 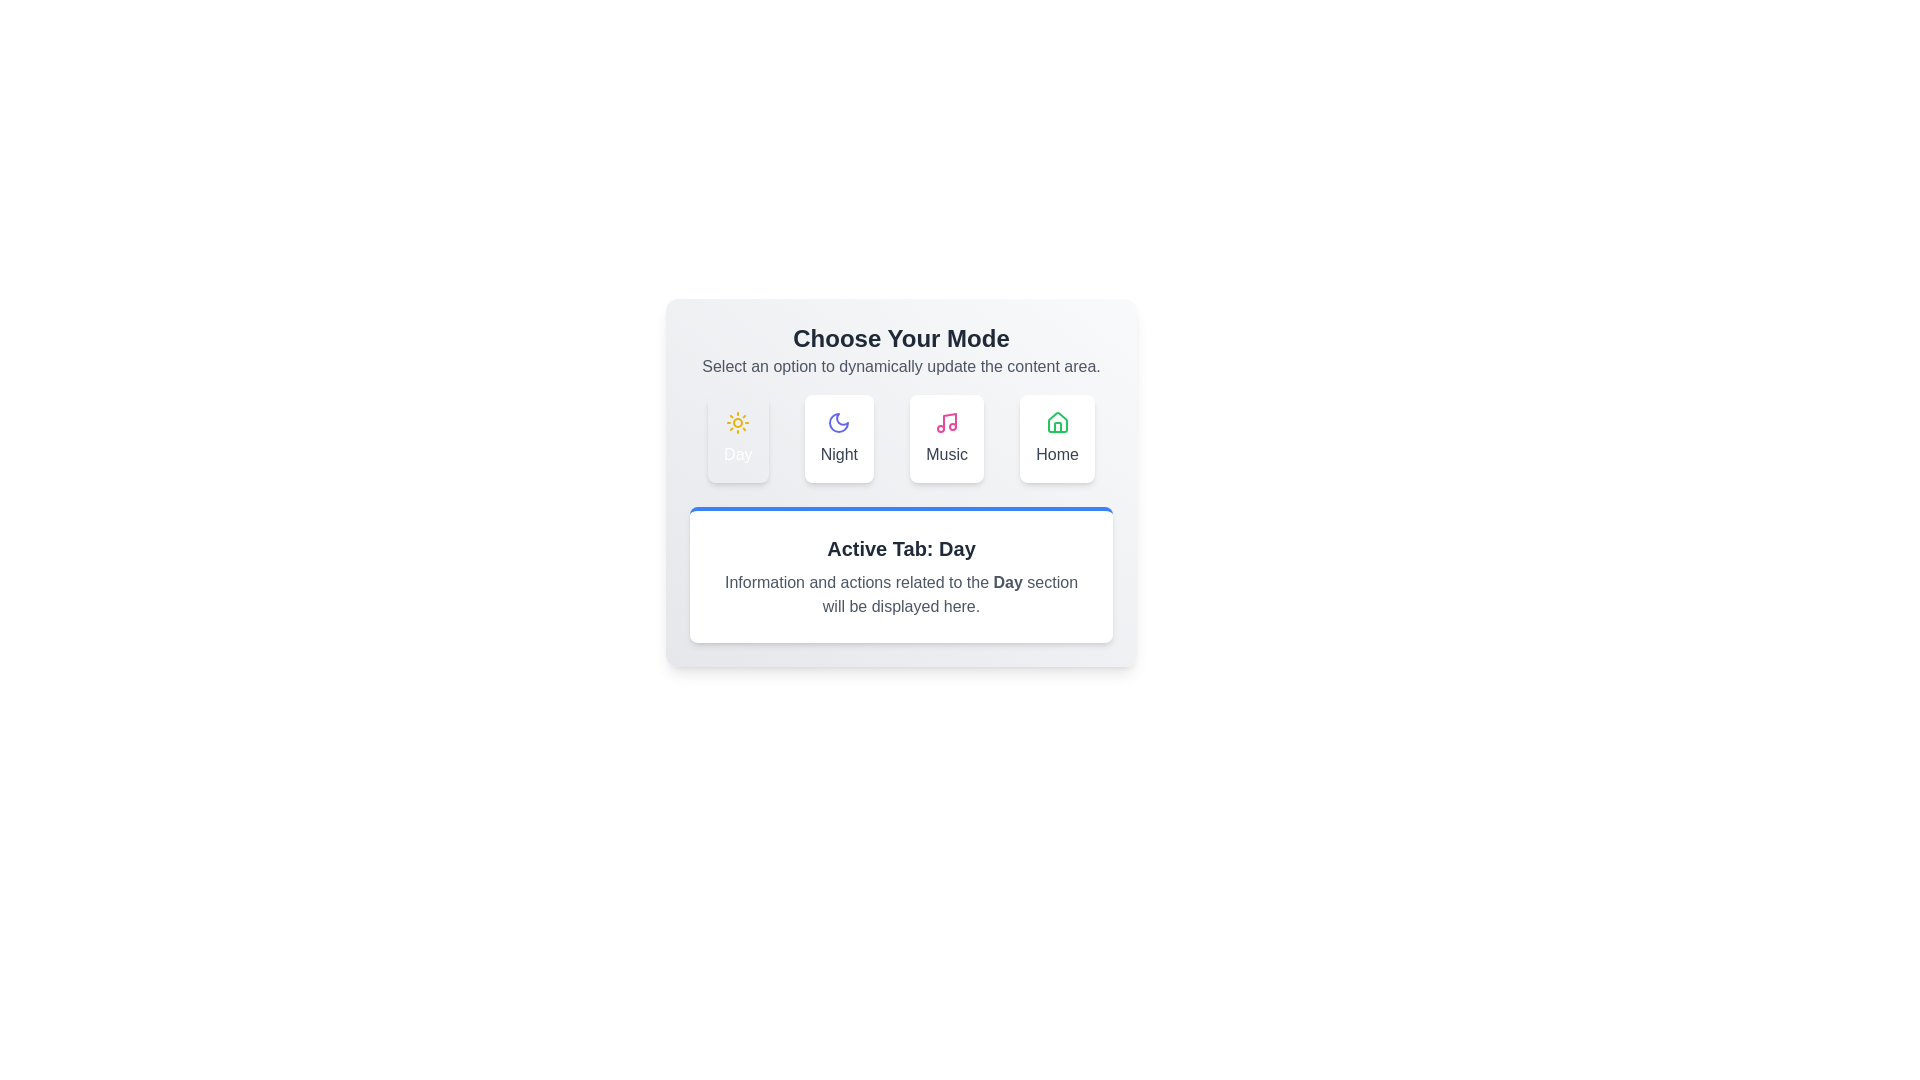 What do you see at coordinates (900, 366) in the screenshot?
I see `the static text that reads 'Select an option to dynamically update the content area.', which is displayed in a subdued gray color and is located directly below 'Choose Your Mode'` at bounding box center [900, 366].